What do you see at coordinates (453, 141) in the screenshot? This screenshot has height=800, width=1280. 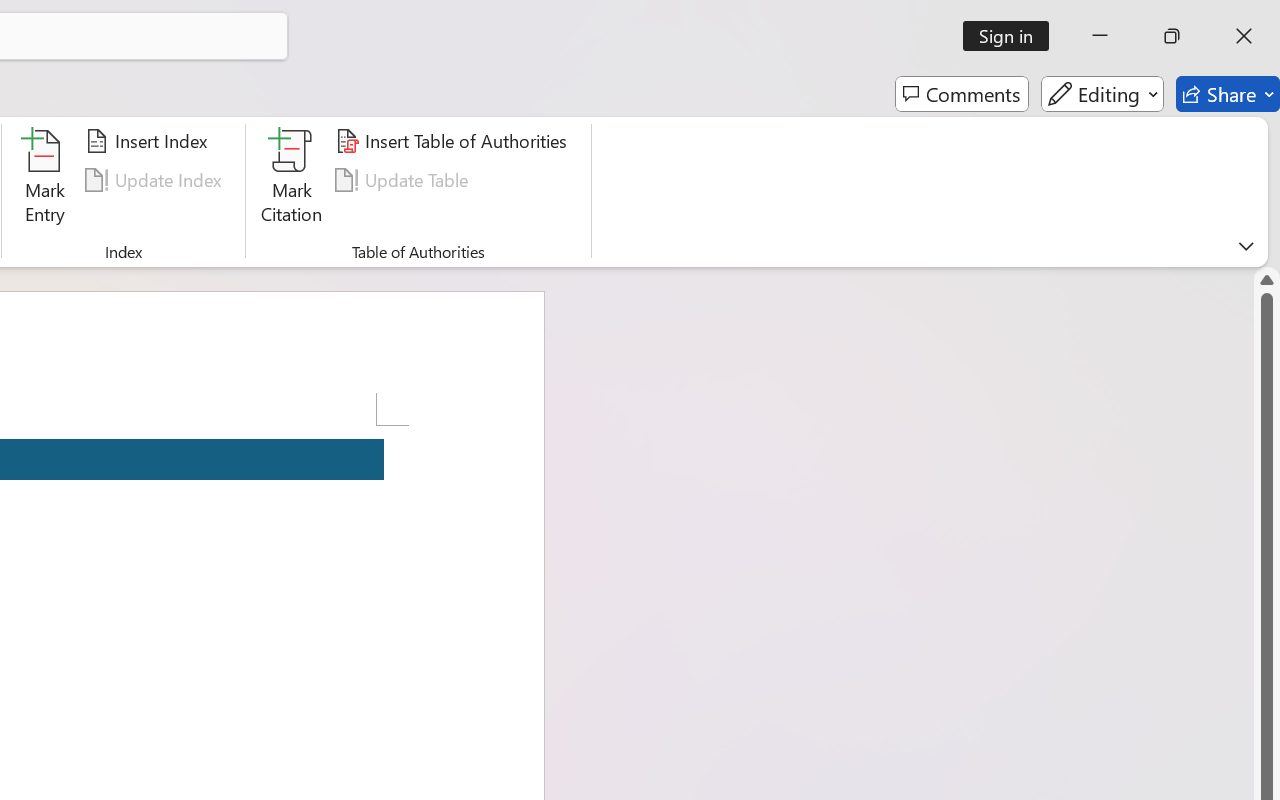 I see `'Insert Table of Authorities...'` at bounding box center [453, 141].